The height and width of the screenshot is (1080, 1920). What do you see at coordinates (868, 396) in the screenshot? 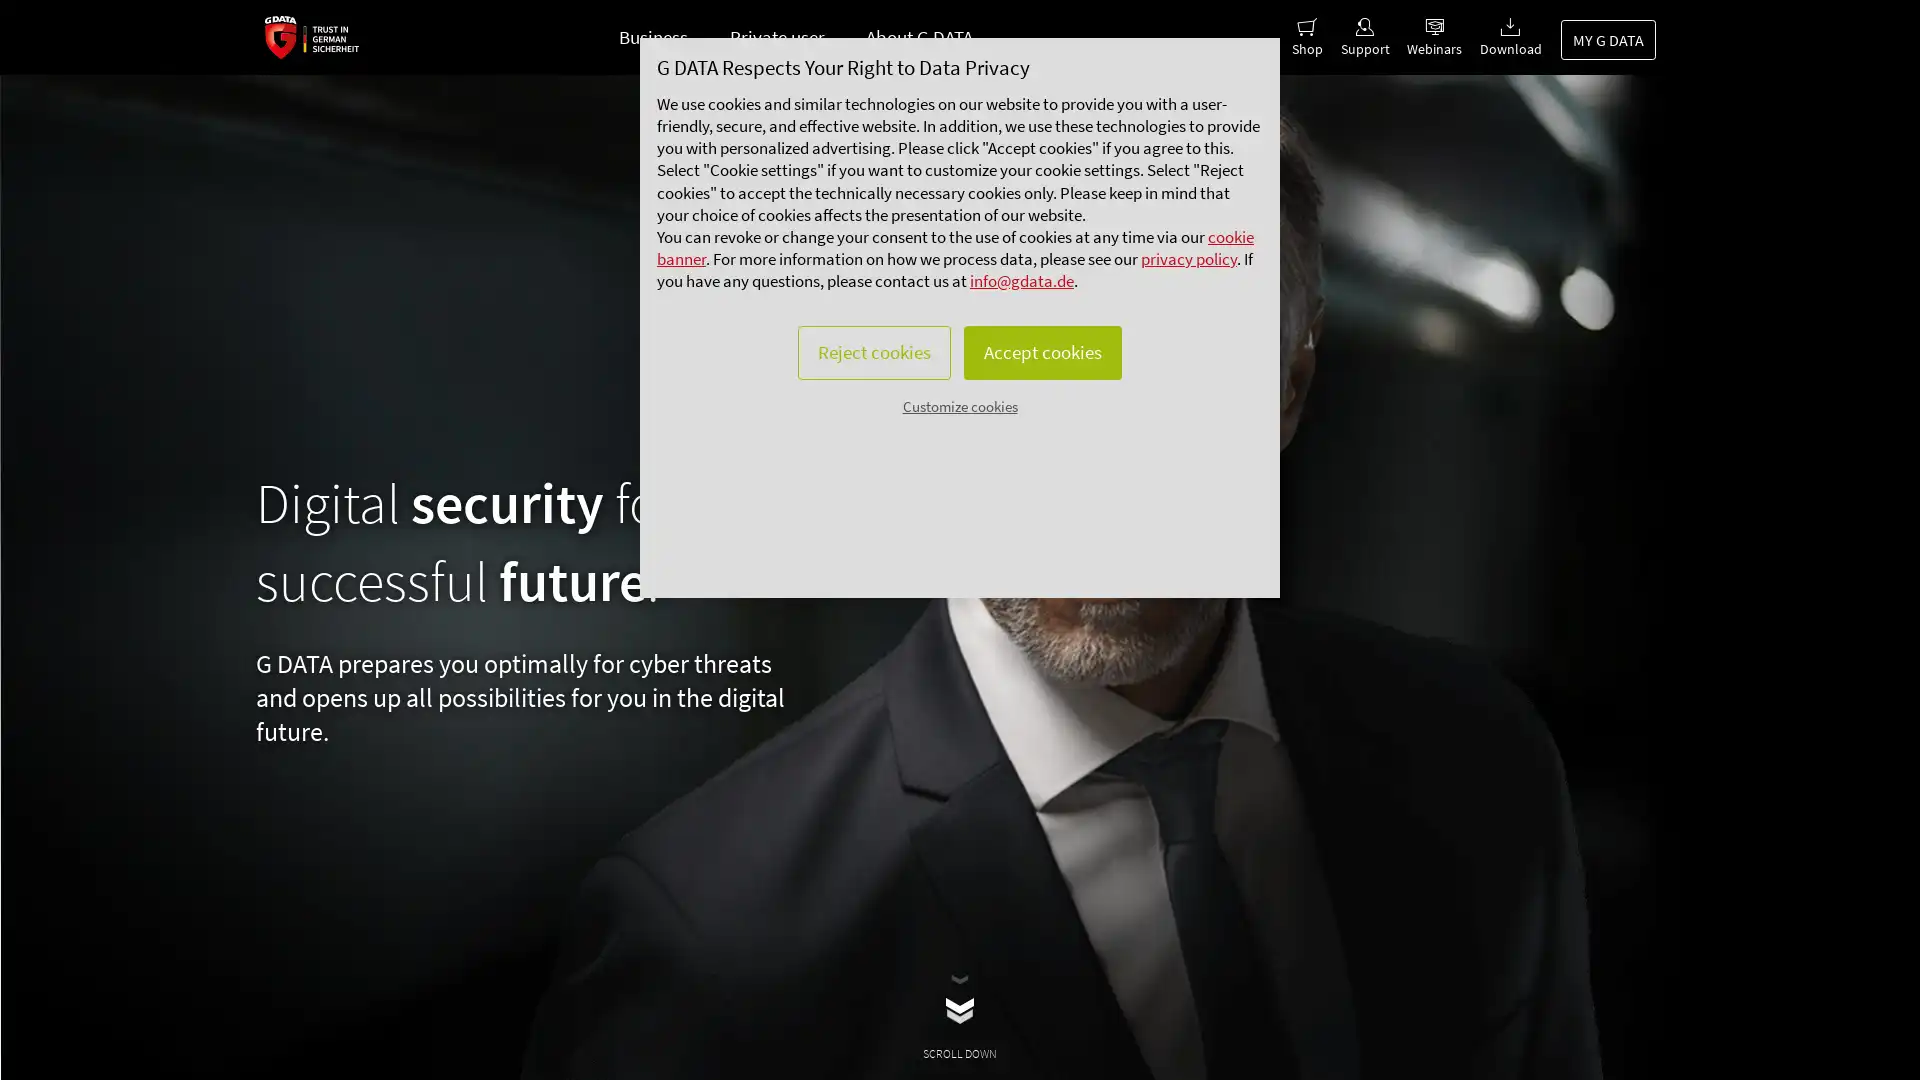
I see `Reject cookies` at bounding box center [868, 396].